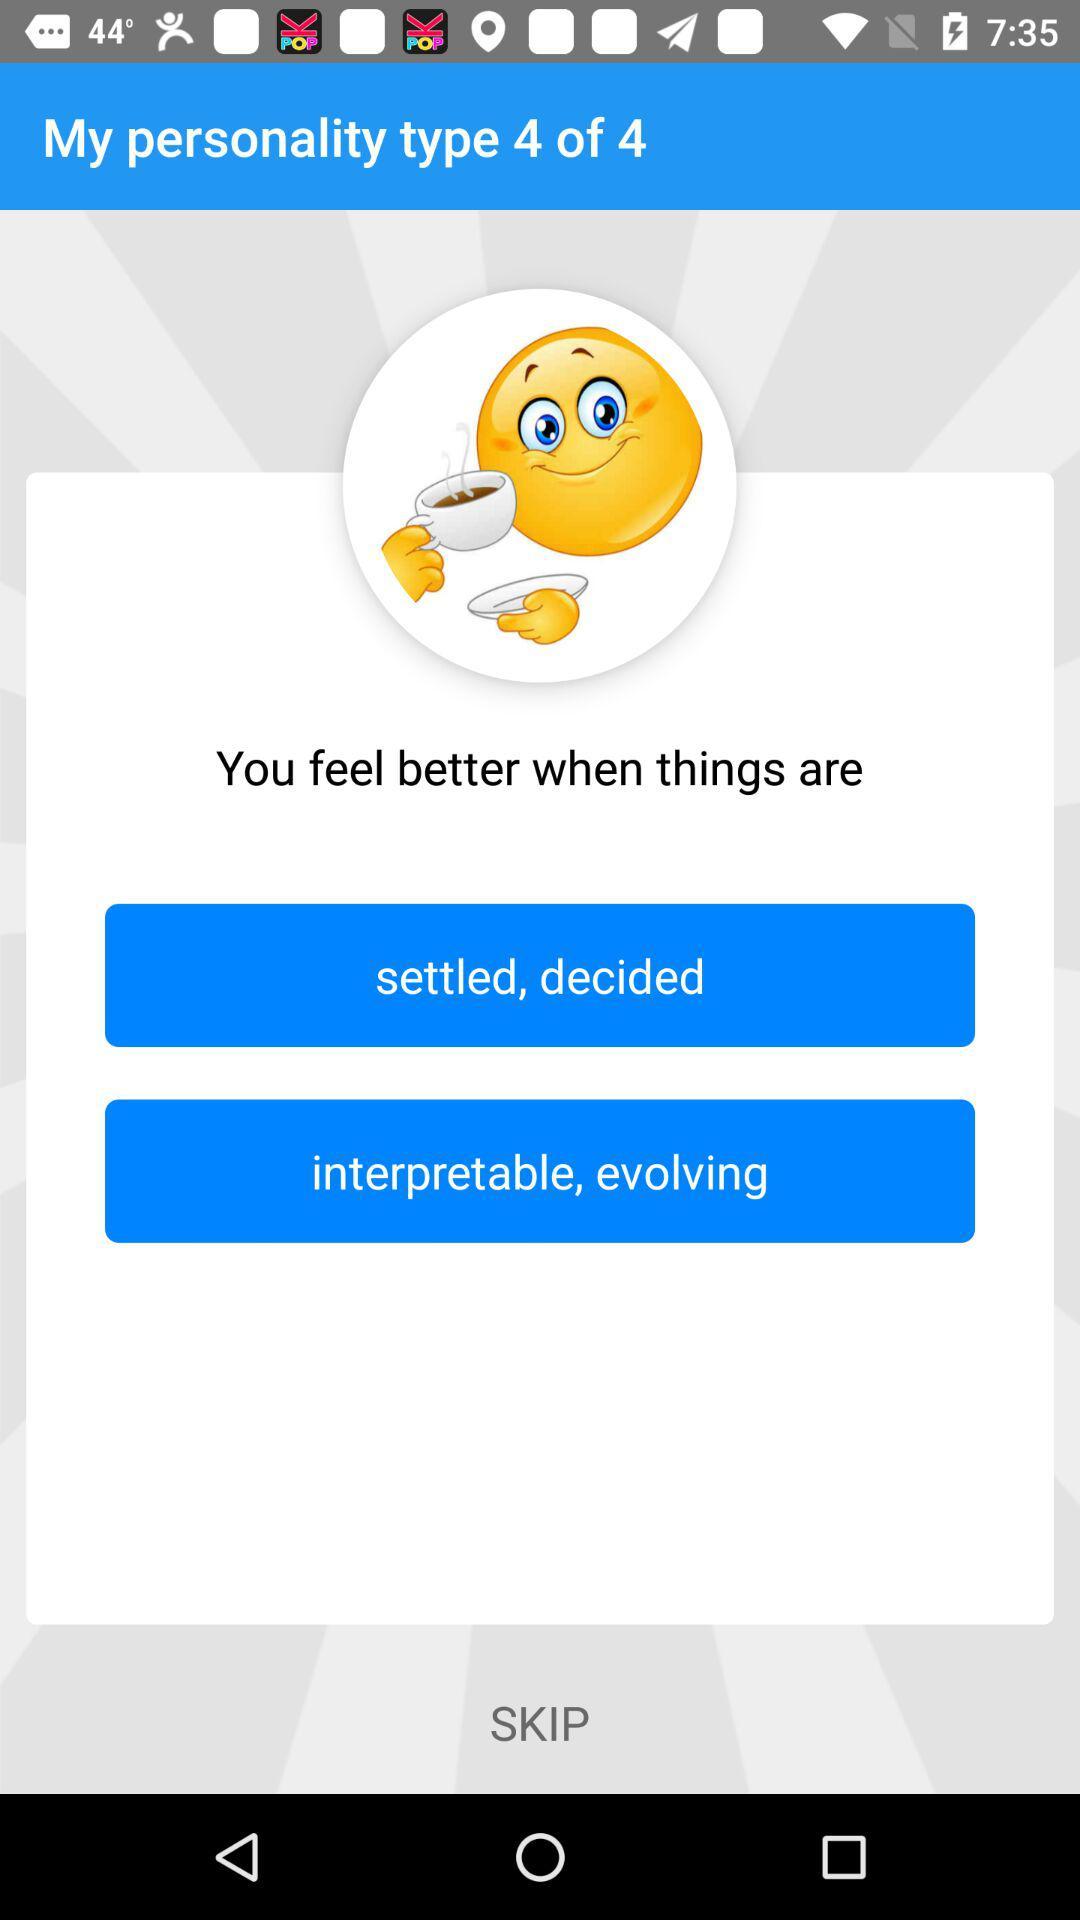  What do you see at coordinates (540, 1171) in the screenshot?
I see `interpretable, evolving` at bounding box center [540, 1171].